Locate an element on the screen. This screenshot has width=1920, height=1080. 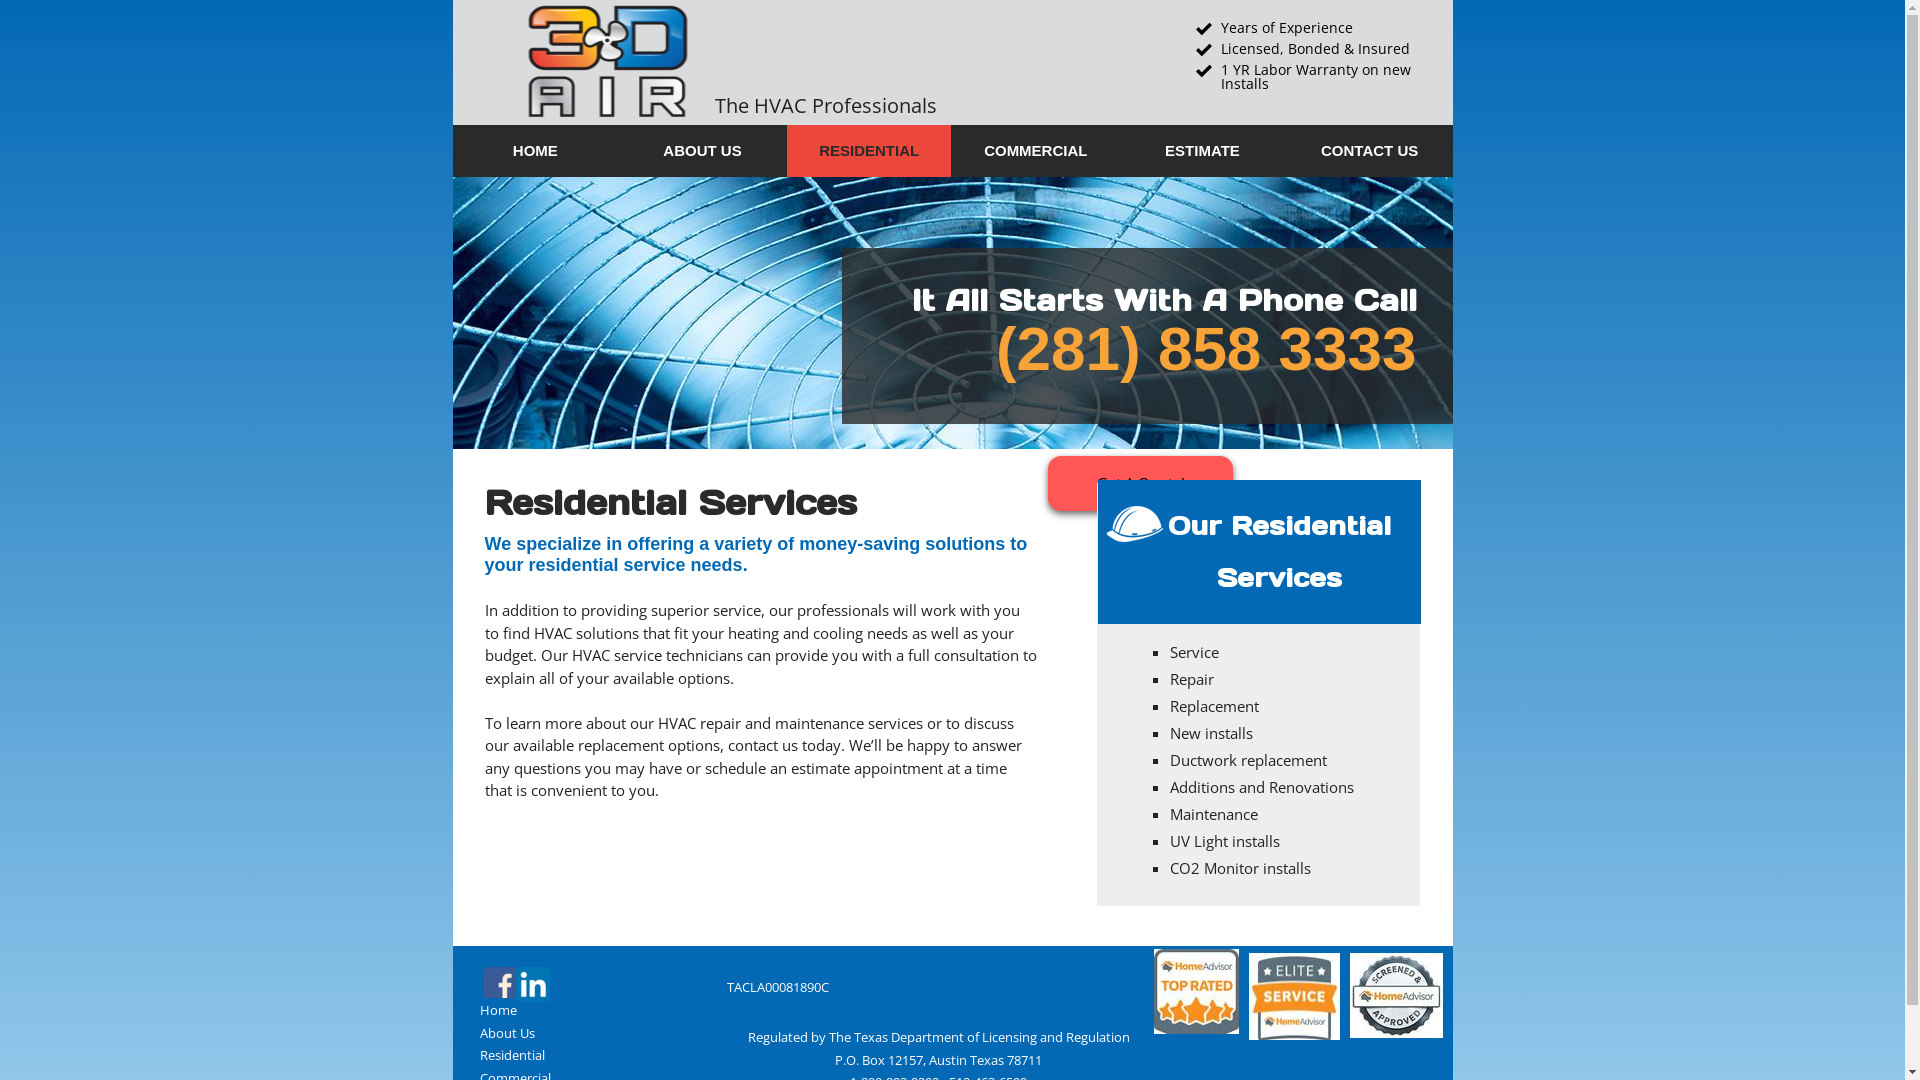
'CONTACT US' is located at coordinates (1368, 150).